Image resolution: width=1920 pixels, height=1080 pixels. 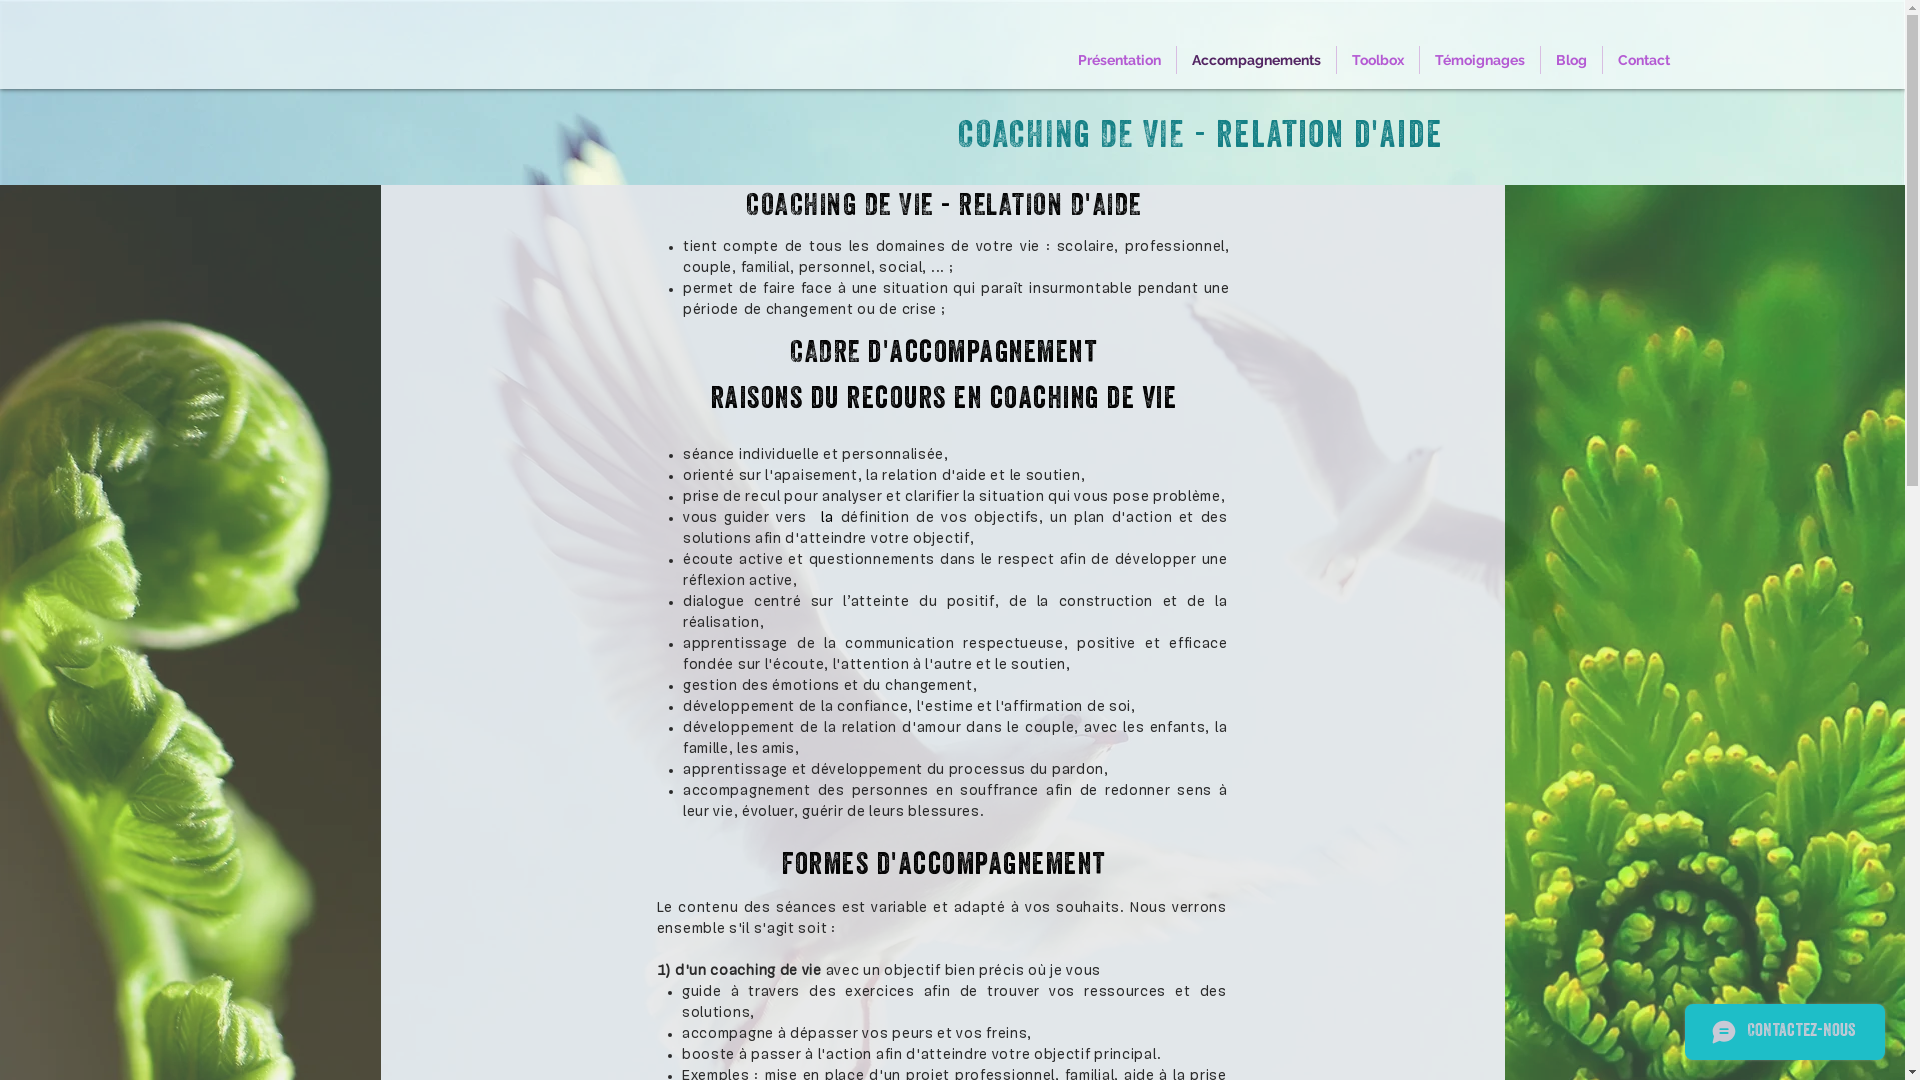 I want to click on 'Blog', so click(x=1570, y=59).